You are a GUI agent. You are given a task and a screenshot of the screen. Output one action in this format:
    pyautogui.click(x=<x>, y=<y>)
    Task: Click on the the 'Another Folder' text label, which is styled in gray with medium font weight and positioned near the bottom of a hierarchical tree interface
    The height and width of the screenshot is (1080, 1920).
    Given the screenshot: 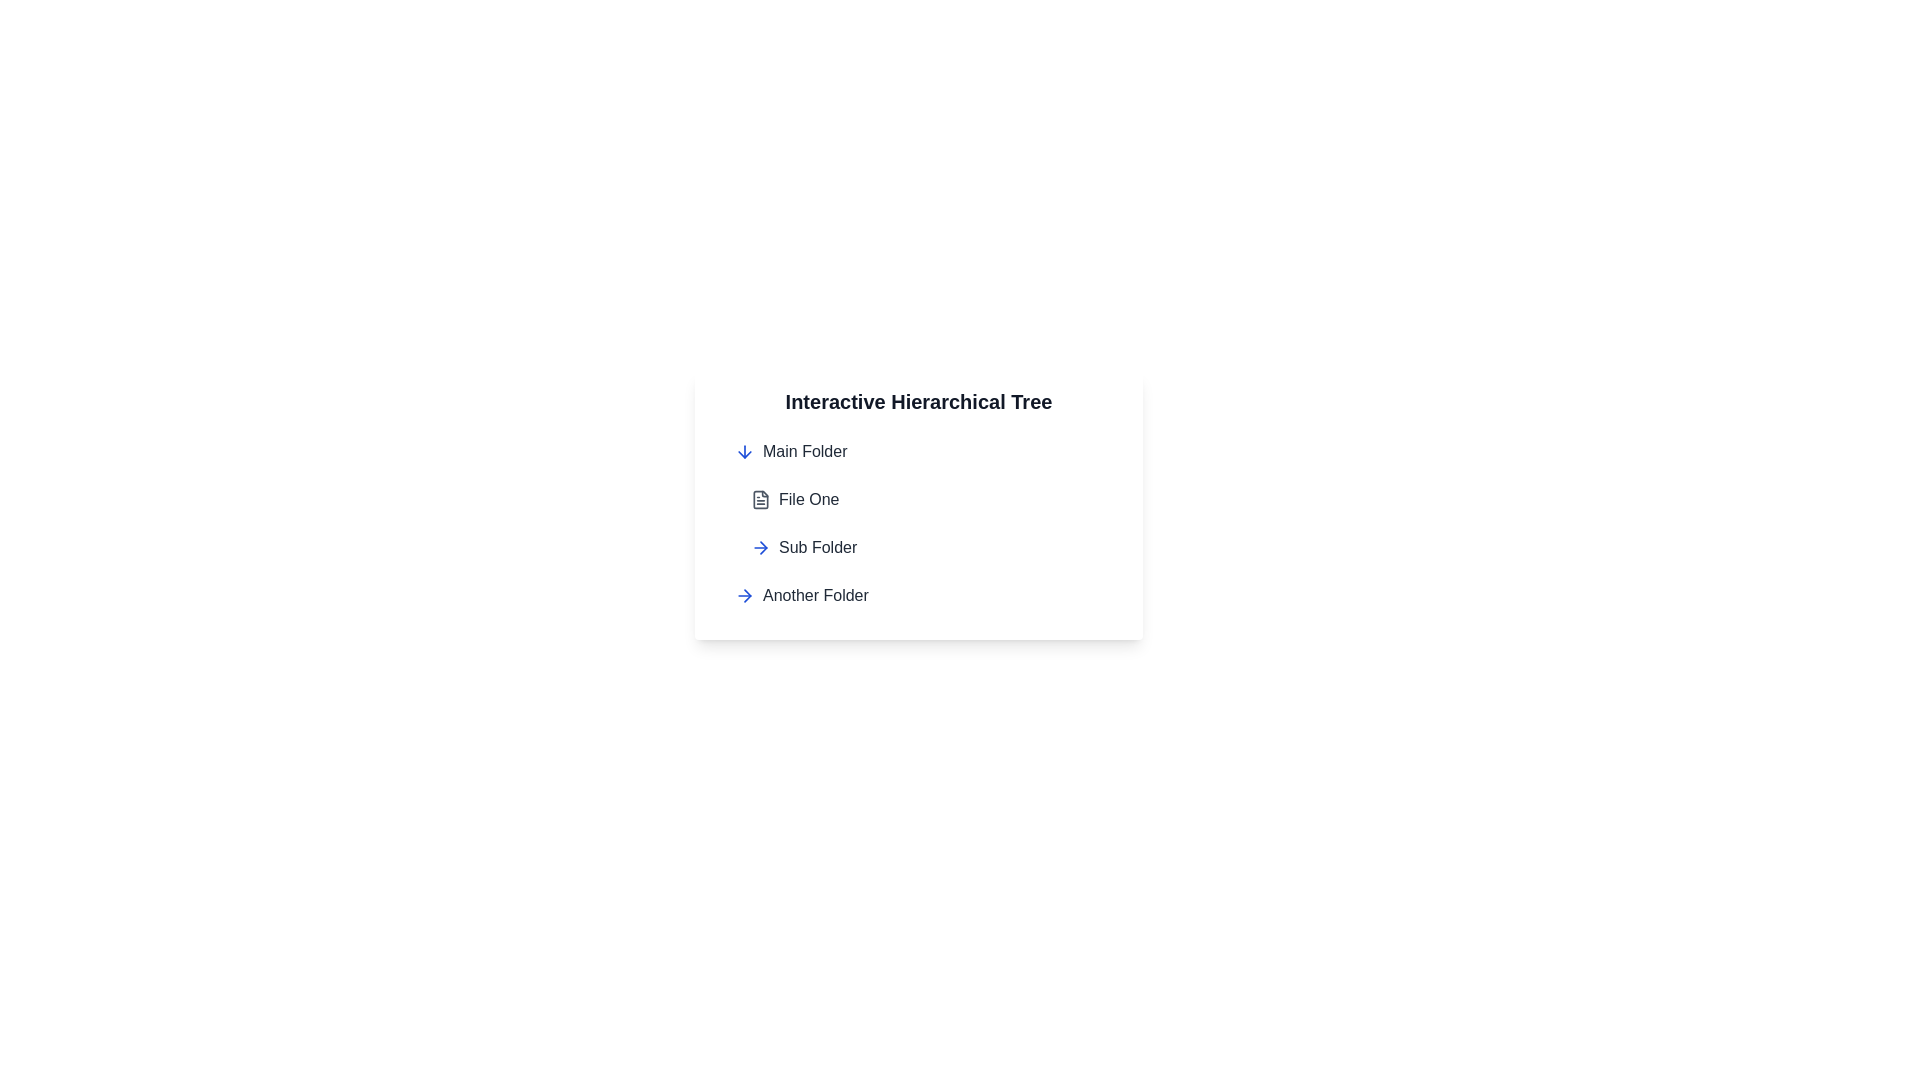 What is the action you would take?
    pyautogui.click(x=816, y=595)
    